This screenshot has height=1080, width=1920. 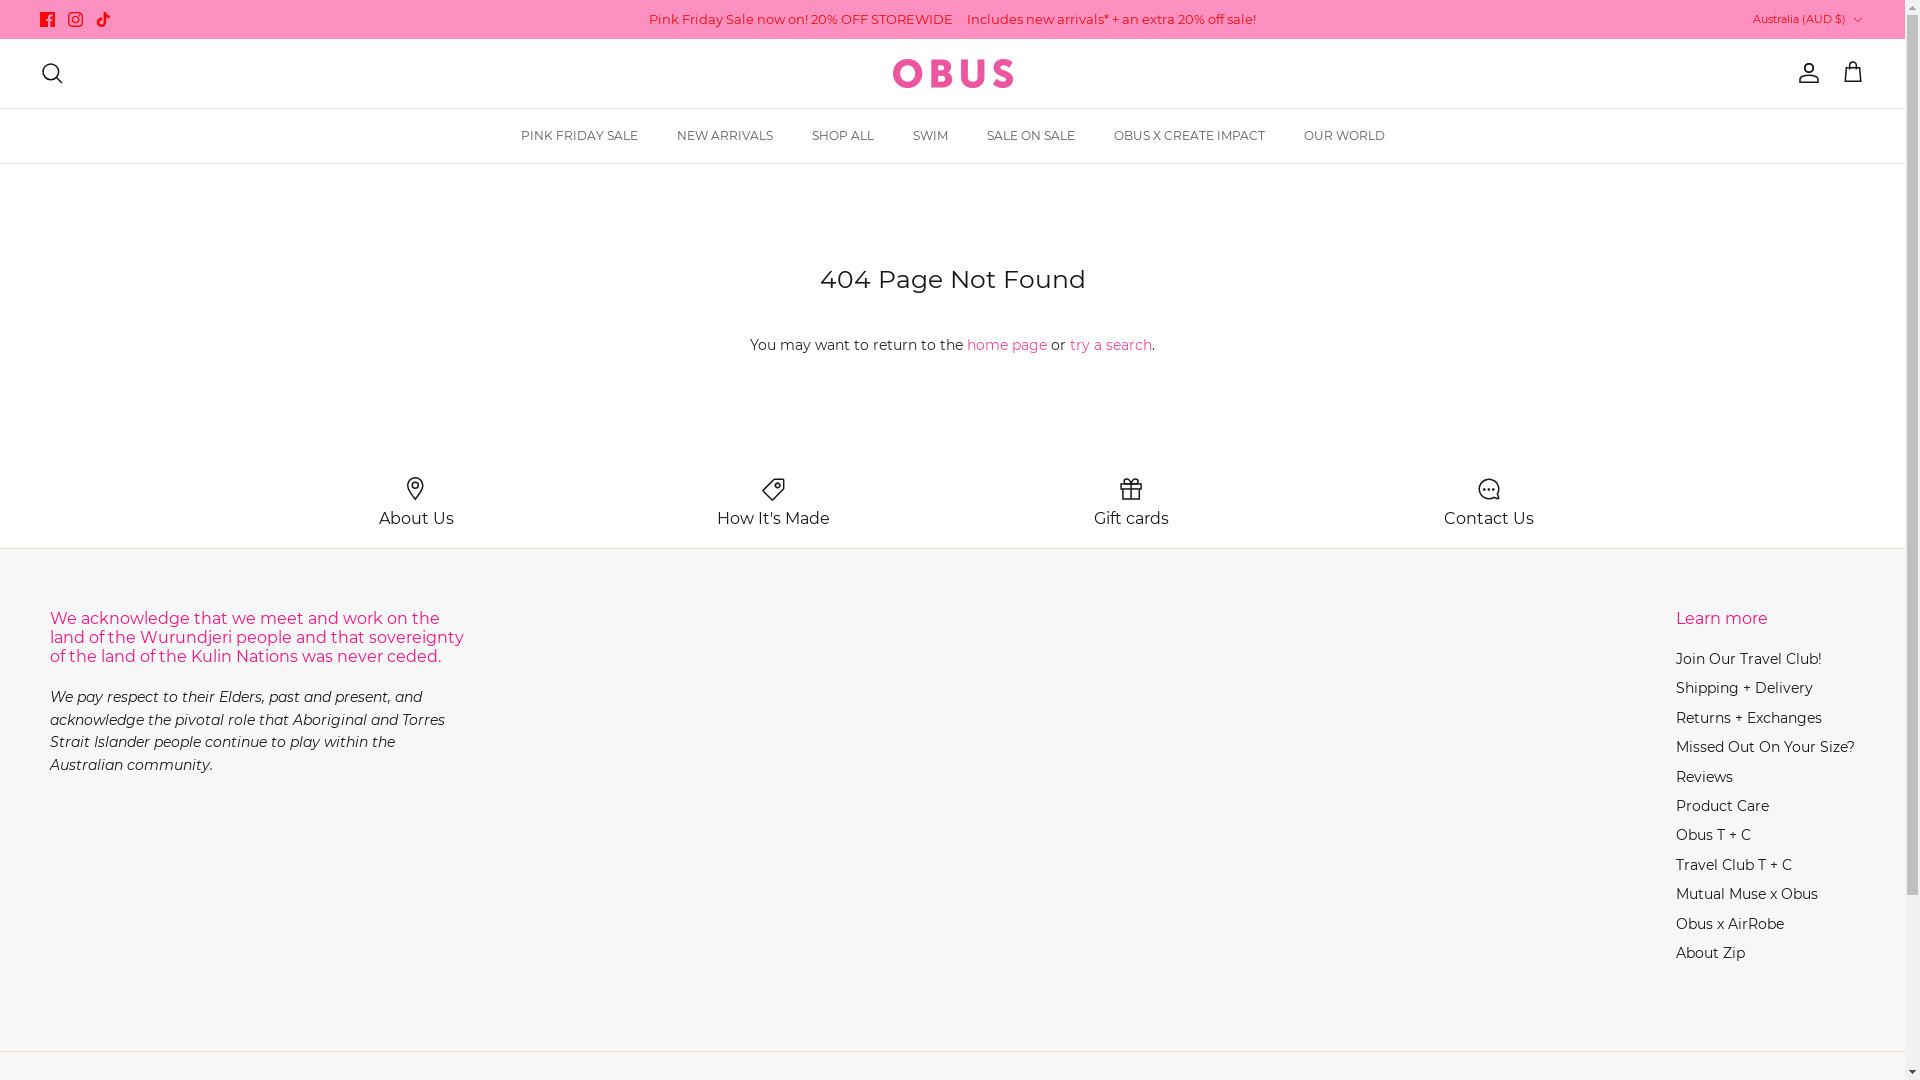 I want to click on 'Product Care', so click(x=1721, y=805).